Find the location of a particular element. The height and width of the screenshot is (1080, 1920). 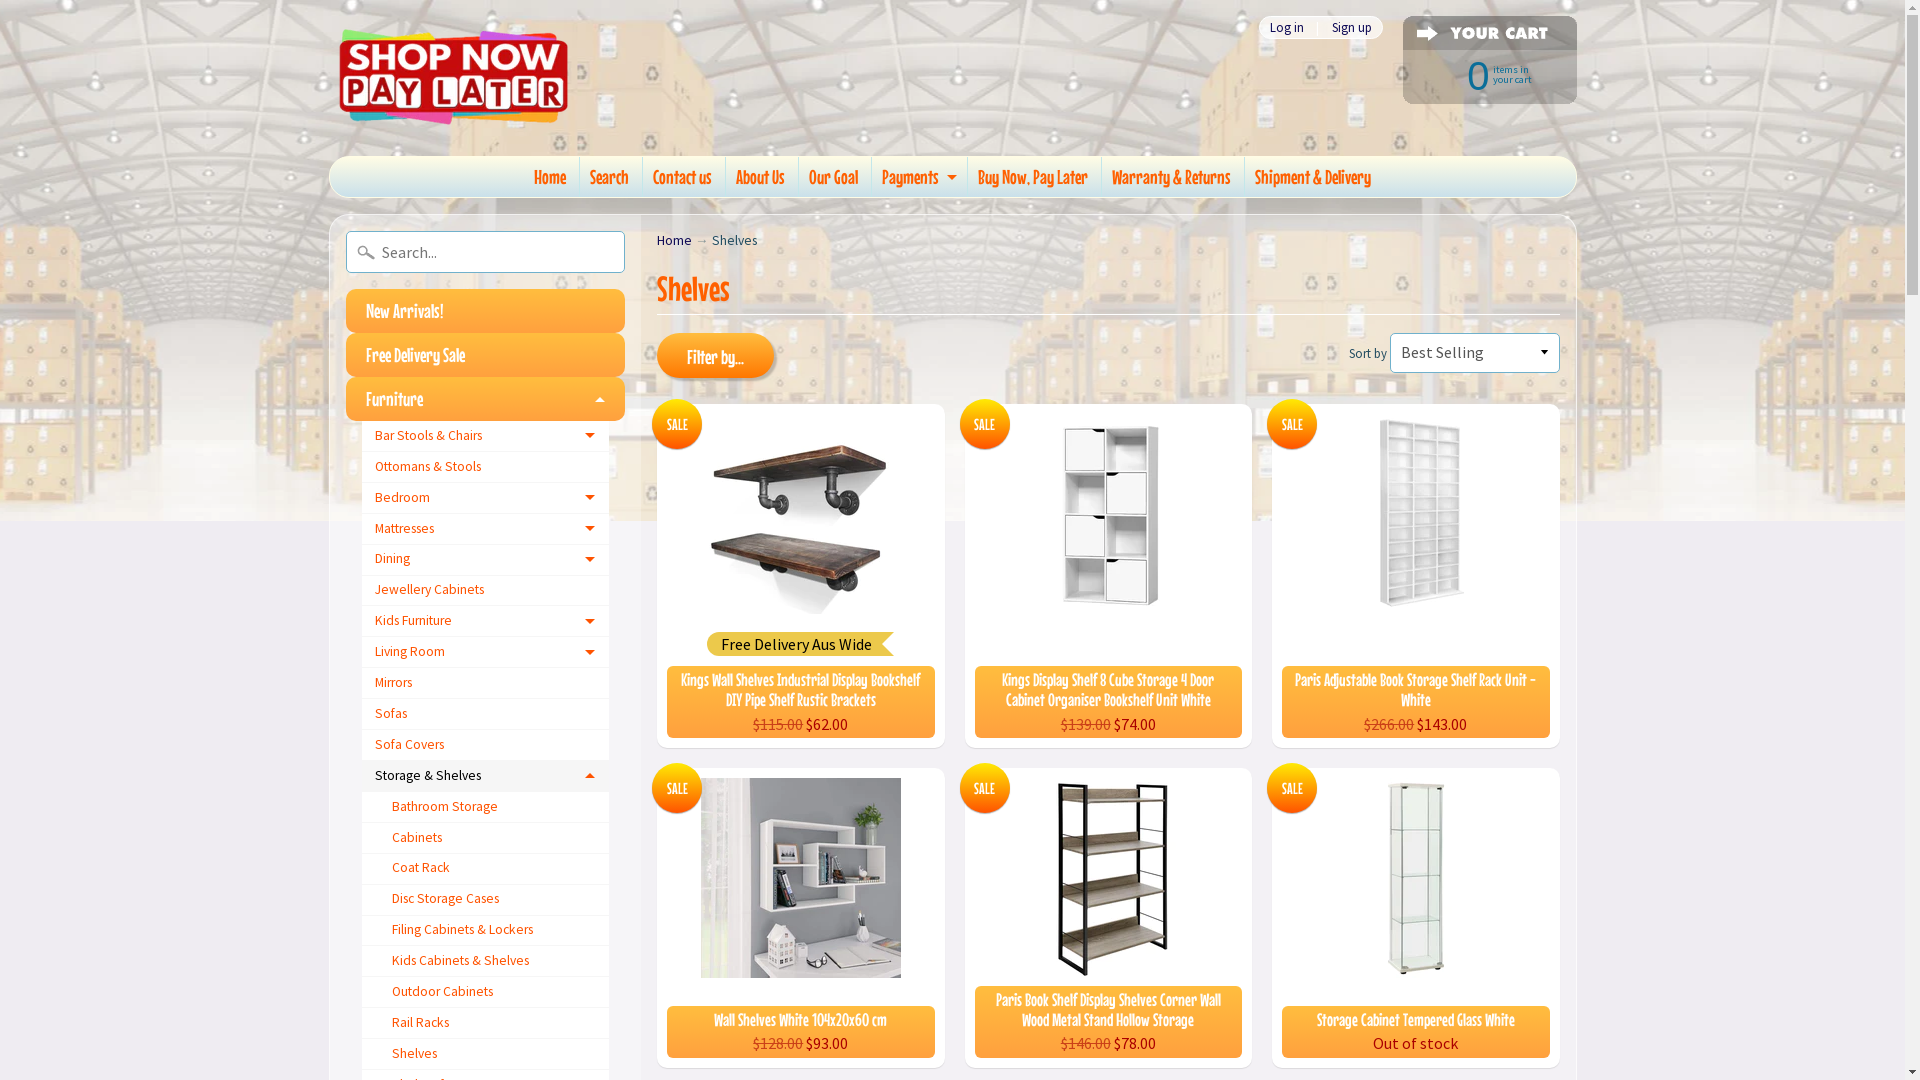

'Mattresses' is located at coordinates (361, 528).